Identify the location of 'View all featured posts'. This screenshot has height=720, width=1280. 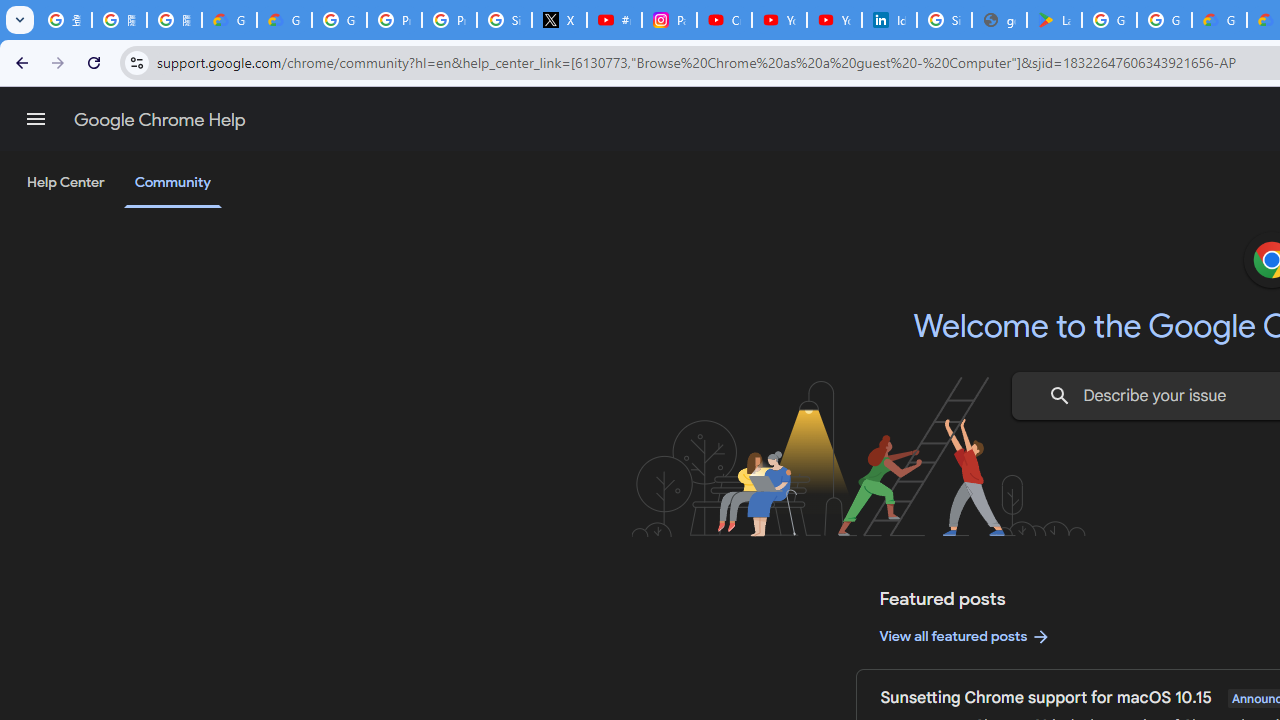
(965, 636).